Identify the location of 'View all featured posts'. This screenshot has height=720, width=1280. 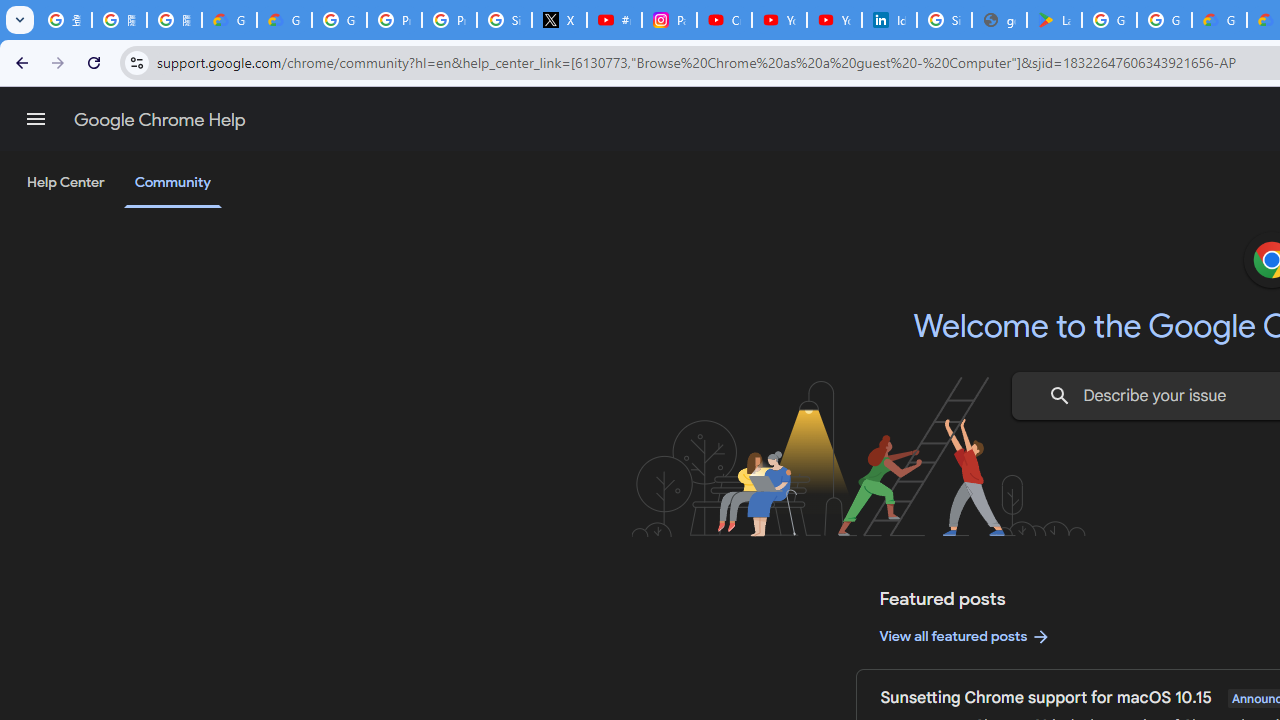
(965, 636).